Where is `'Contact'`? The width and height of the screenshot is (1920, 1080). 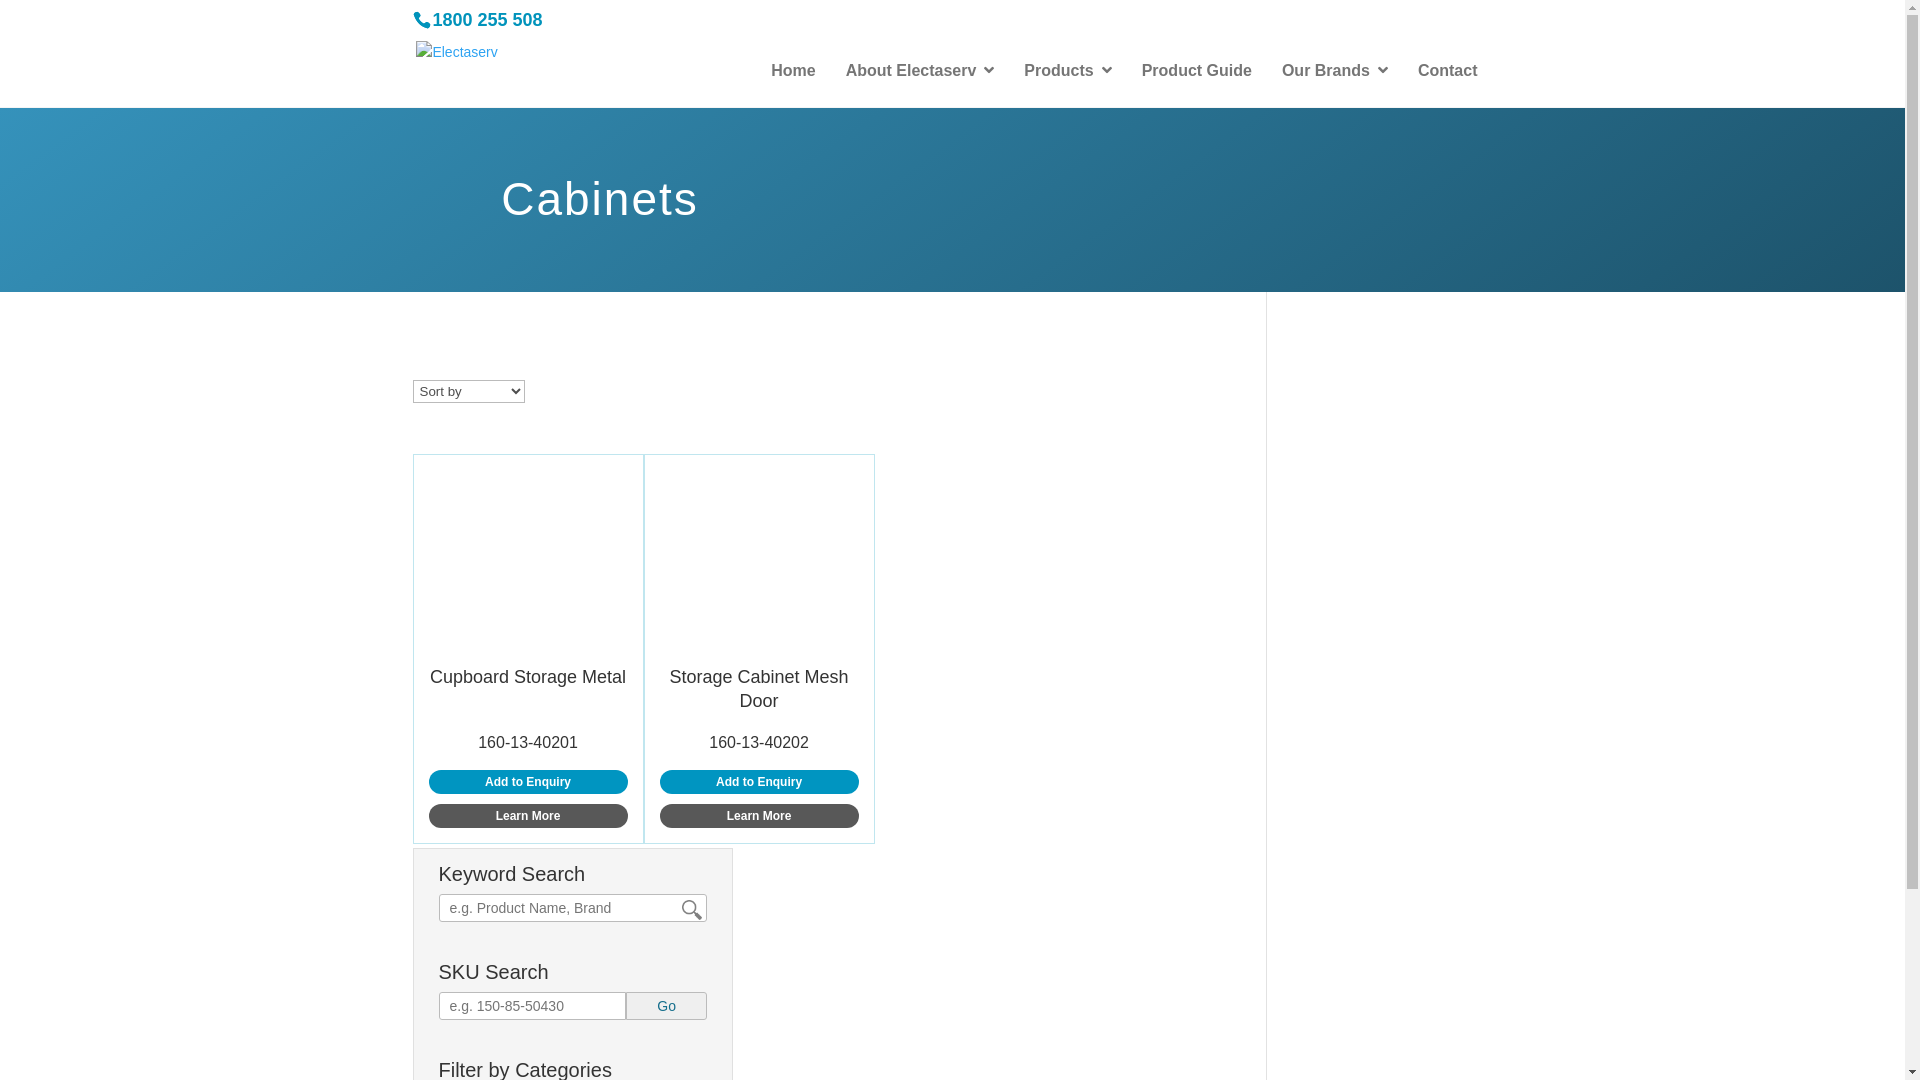
'Contact' is located at coordinates (1448, 70).